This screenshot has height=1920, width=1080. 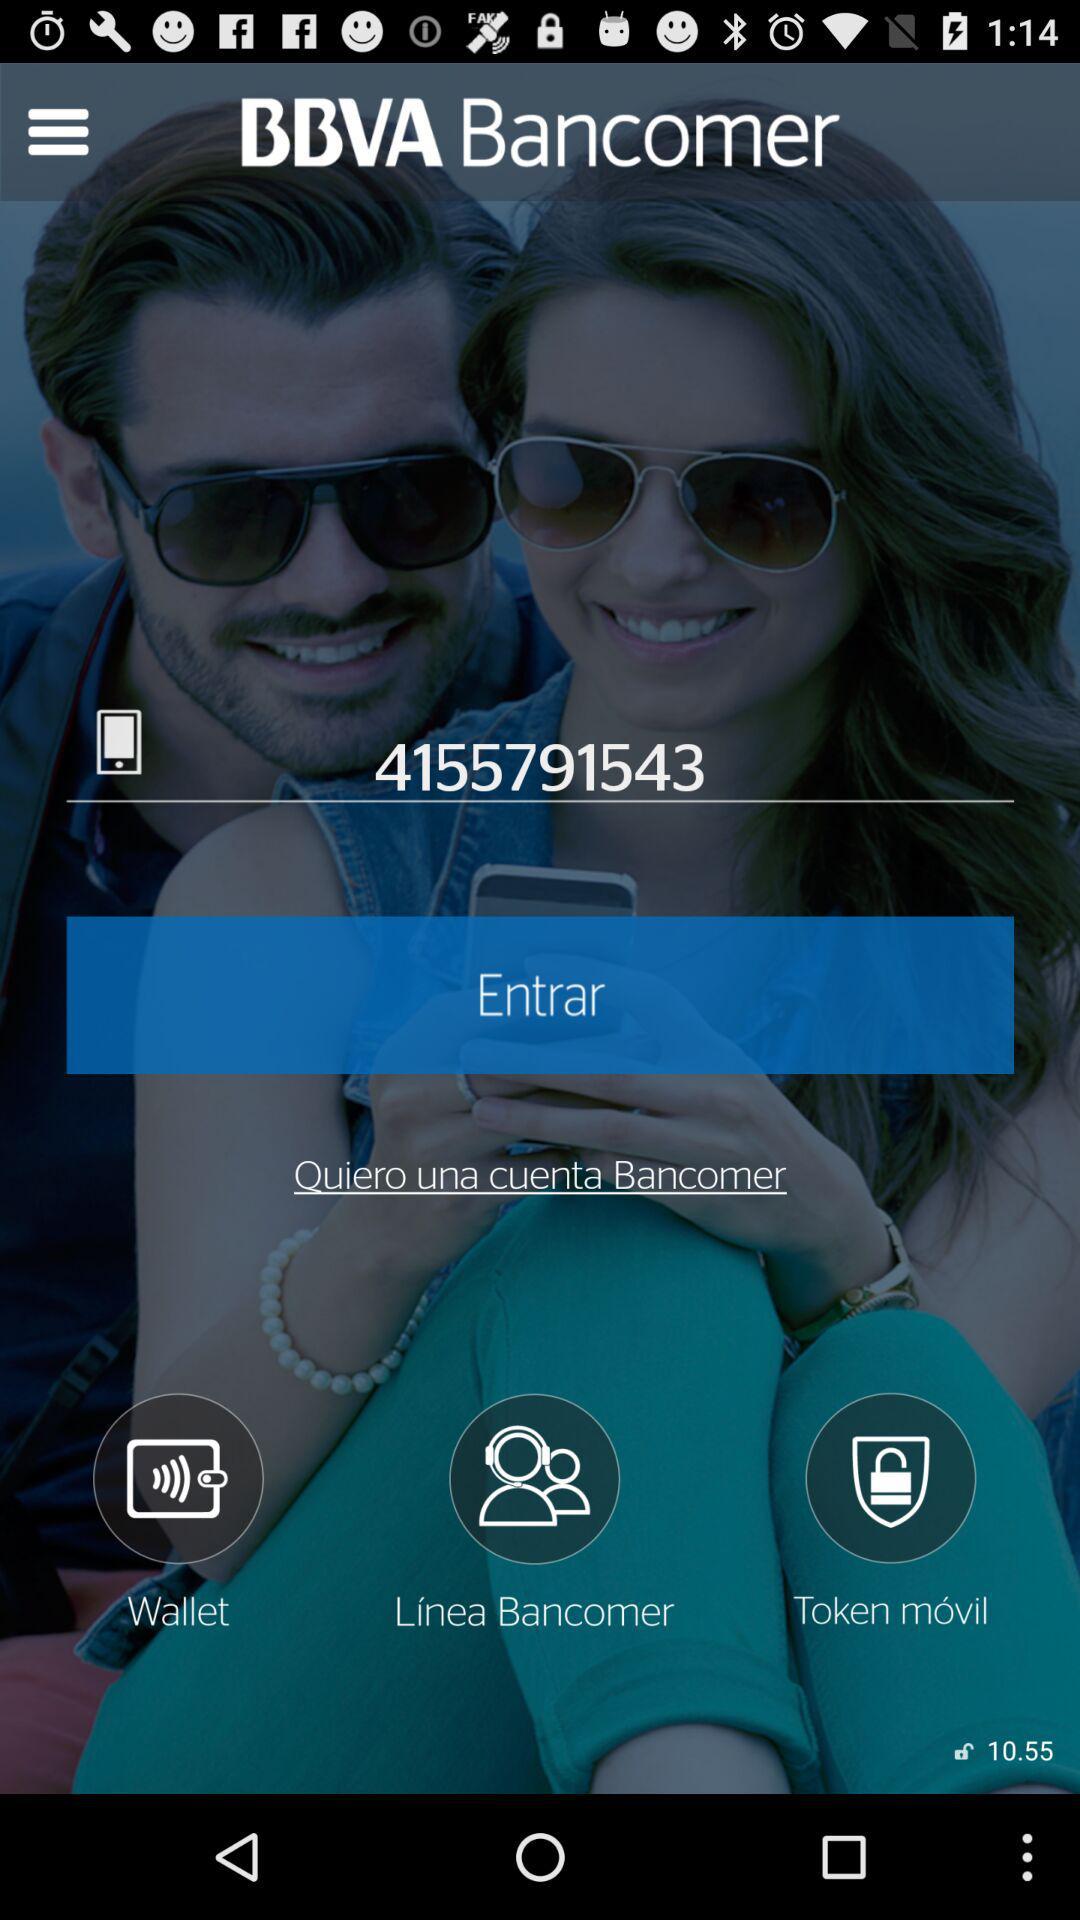 I want to click on wallet, so click(x=176, y=1511).